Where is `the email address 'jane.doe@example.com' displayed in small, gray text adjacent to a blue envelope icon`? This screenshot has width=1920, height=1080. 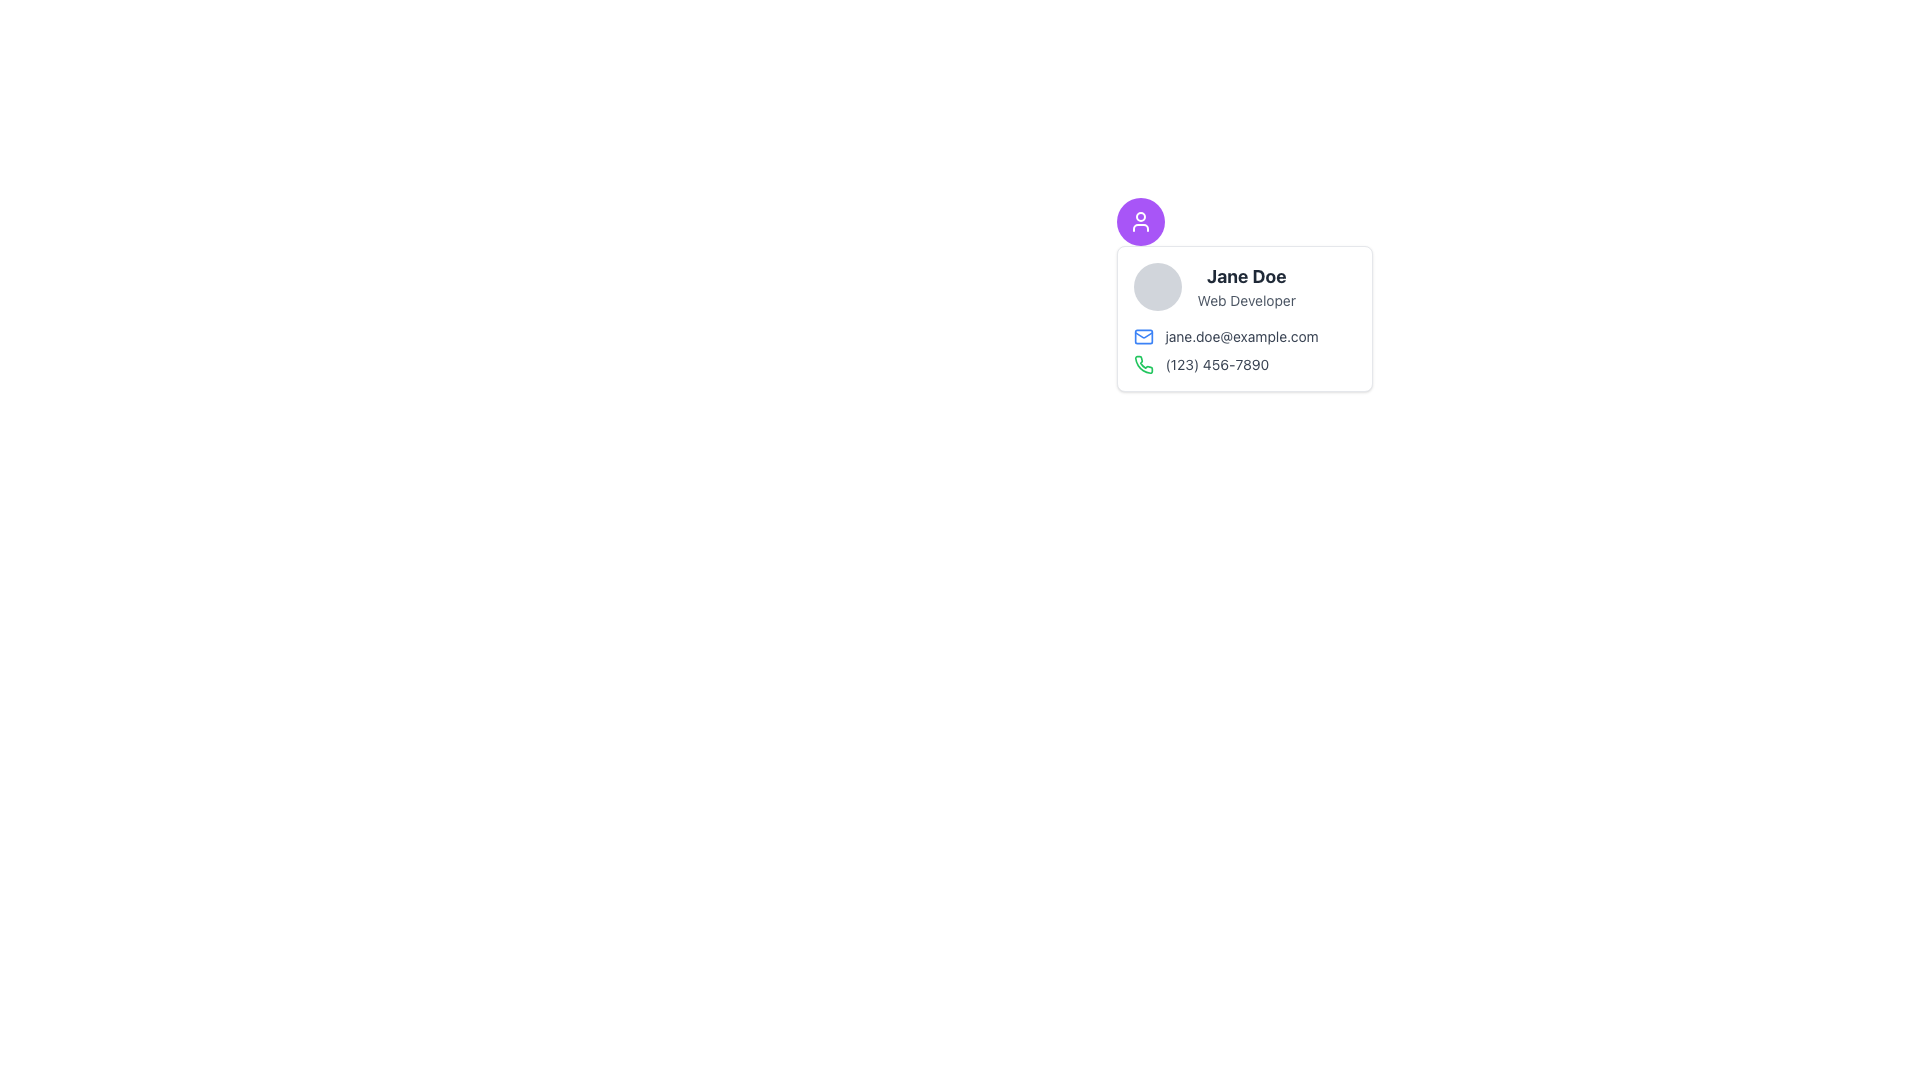
the email address 'jane.doe@example.com' displayed in small, gray text adjacent to a blue envelope icon is located at coordinates (1243, 335).